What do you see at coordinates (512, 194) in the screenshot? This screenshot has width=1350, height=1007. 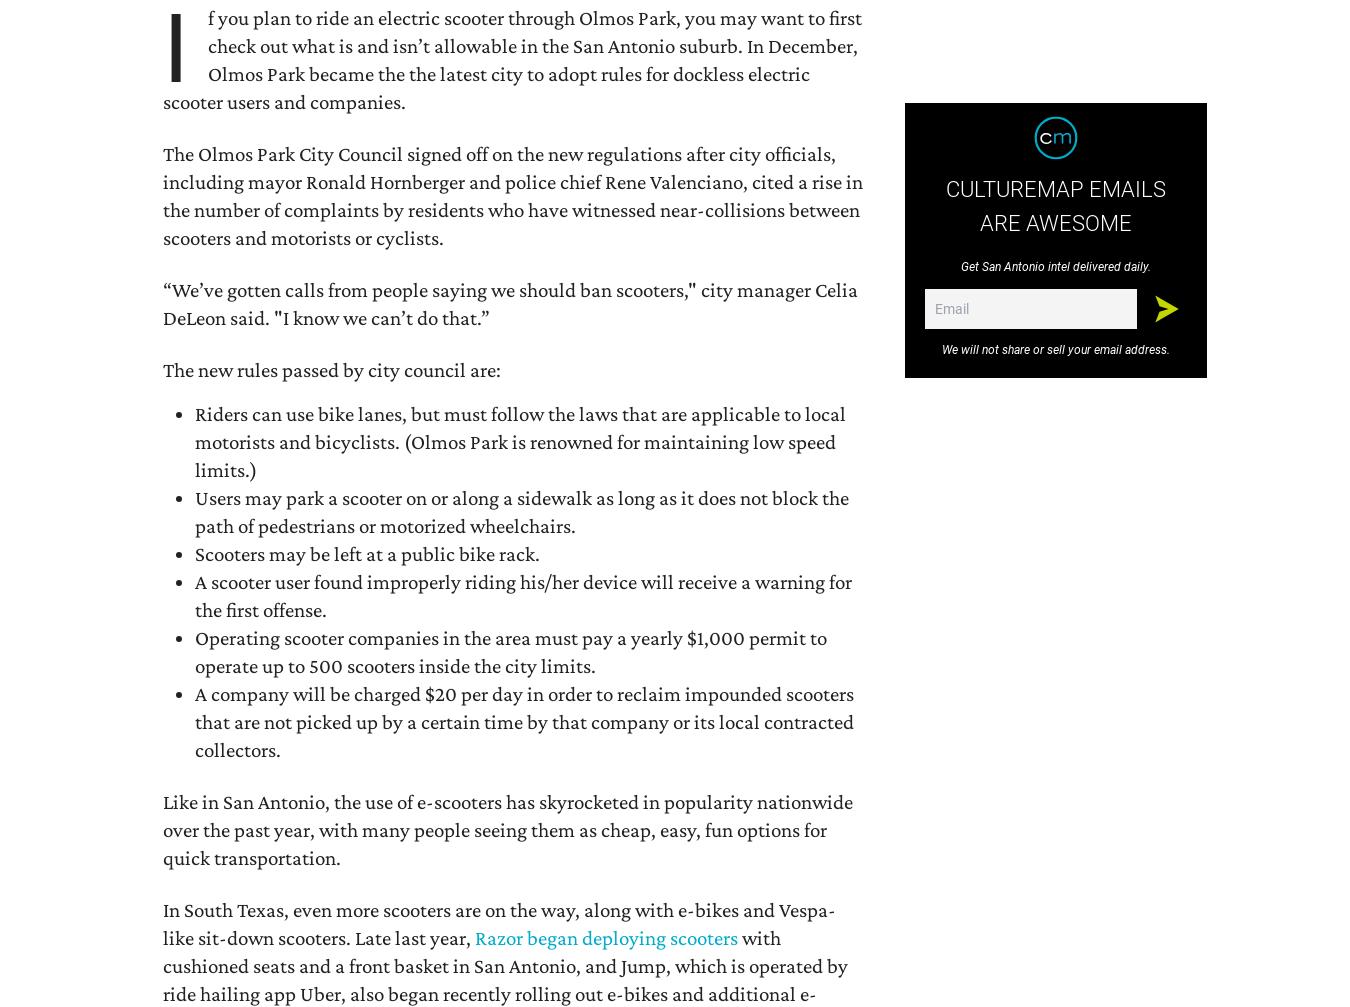 I see `'The Olmos Park City Council signed off on the new regulations after city officials, including mayor Ronald Hornberger and police chief Rene Valenciano, cited a rise in the number of complaints by residents who have witnessed near-collisions between scooters and motorists or cyclists.'` at bounding box center [512, 194].